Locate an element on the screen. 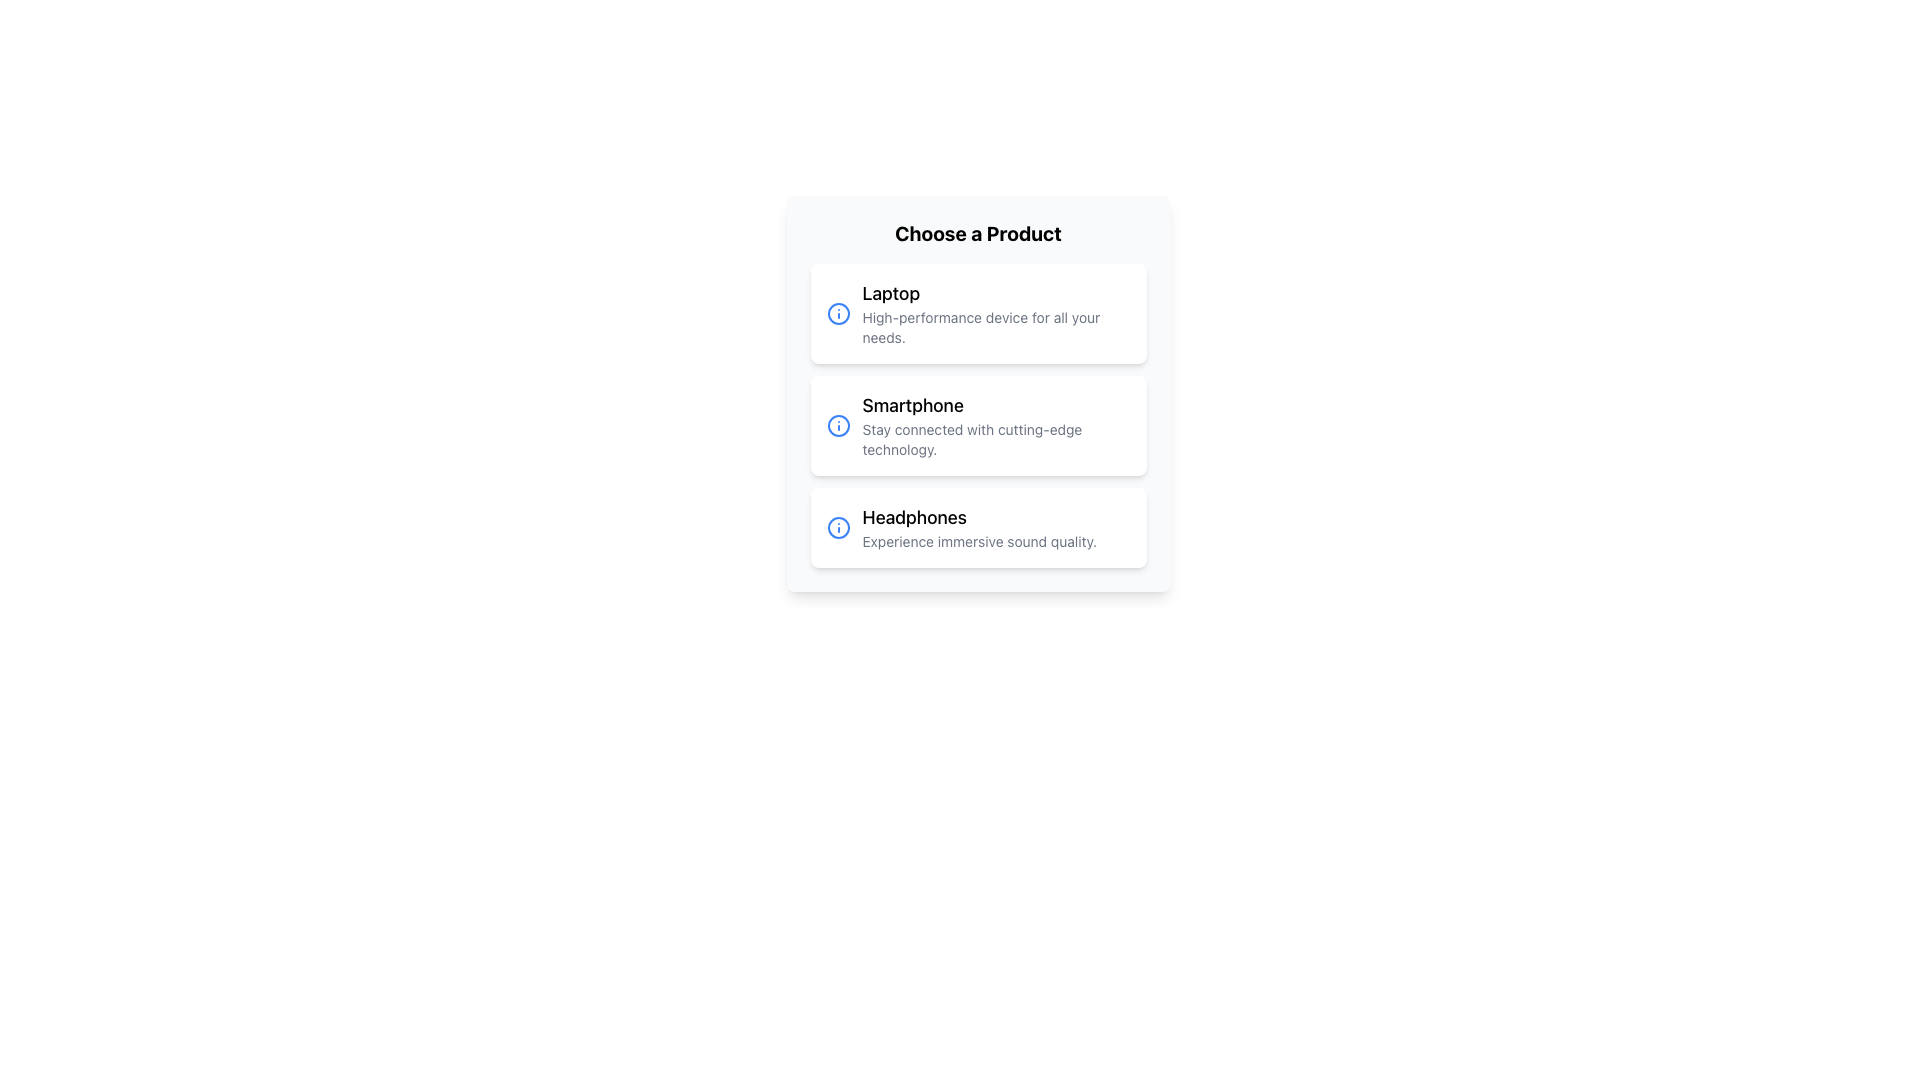 The image size is (1920, 1080). the text description that provides additional information about the 'Smartphone' option, located beneath the 'Smartphone' title in the second option box of the product list is located at coordinates (996, 438).